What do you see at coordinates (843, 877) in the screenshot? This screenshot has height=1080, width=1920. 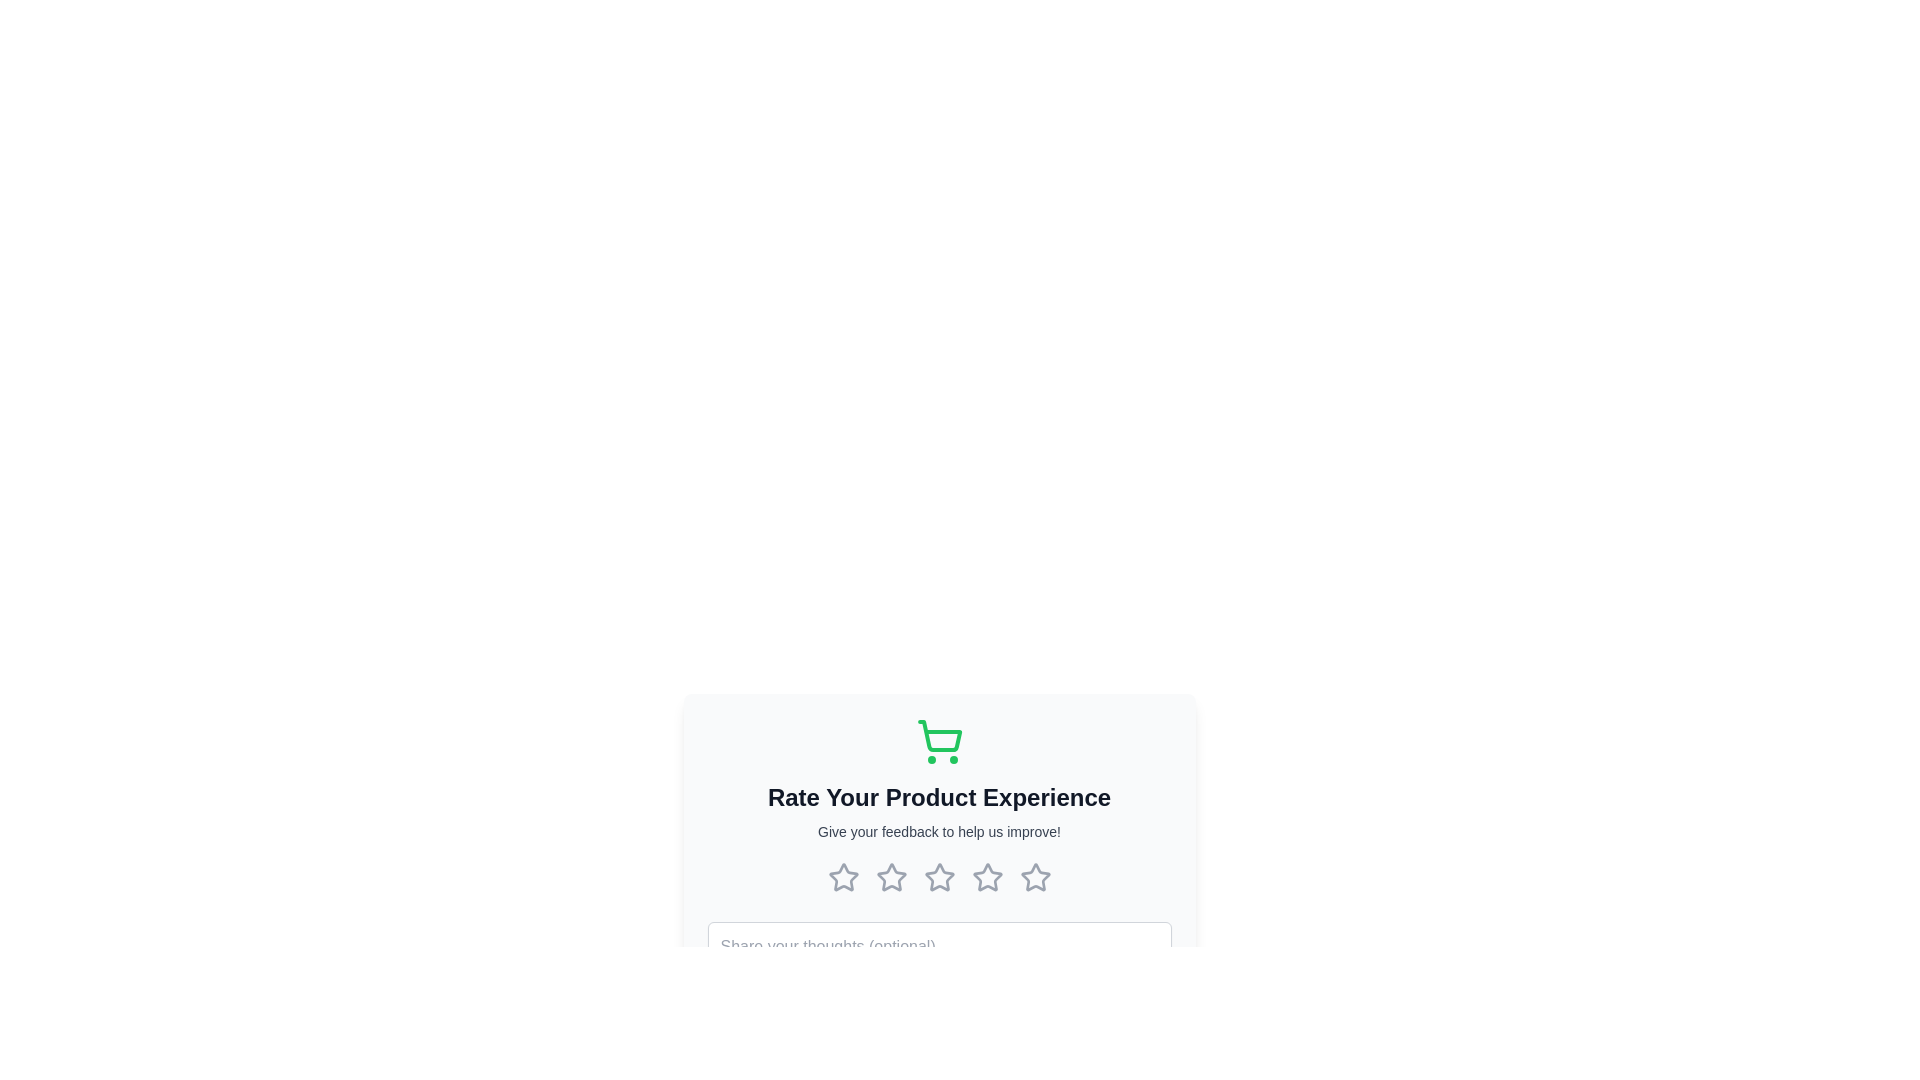 I see `the first star in the interactive rating component, which is a gray star-shaped icon positioned below the title 'Rate Your Product Experience'` at bounding box center [843, 877].